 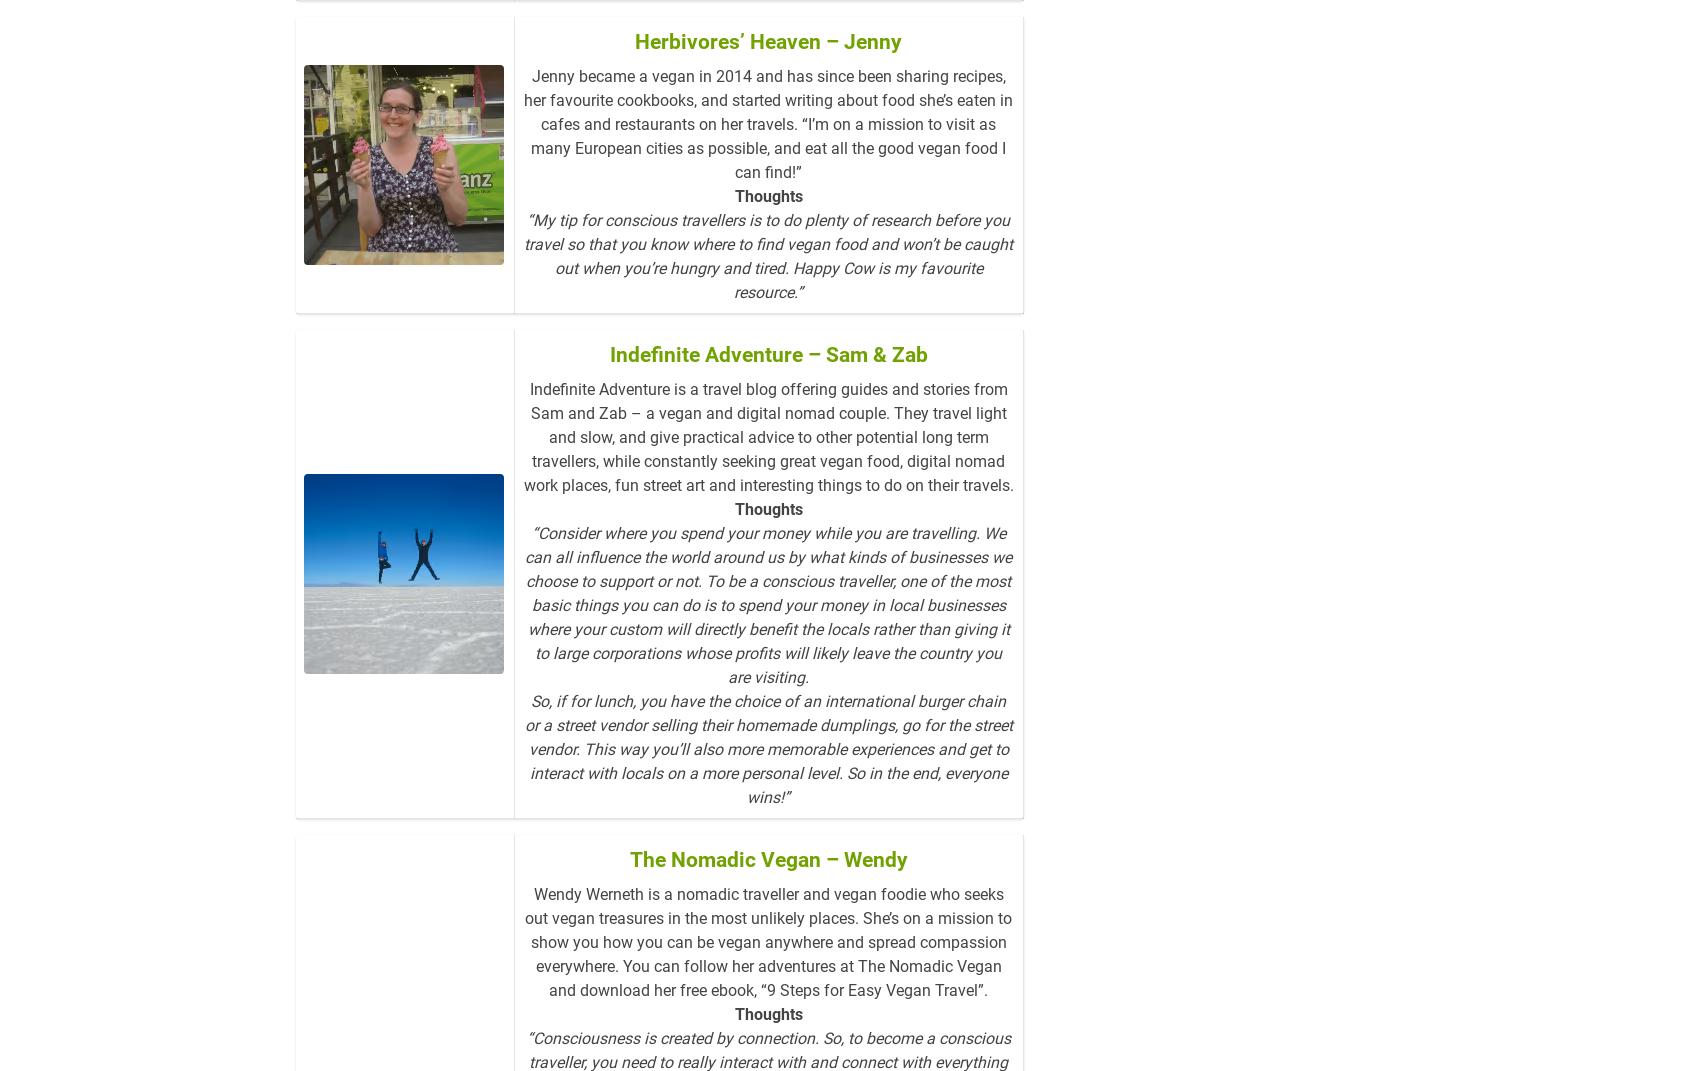 What do you see at coordinates (767, 780) in the screenshot?
I see `'So, if for lunch, you have the choice of an international burger chain or a street vendor selling their homemade dumplings, go for the street vendor. This way you’ll also more memorable experiences and get to interact with locals on a more personal level. So in the end, everyone wins!”'` at bounding box center [767, 780].